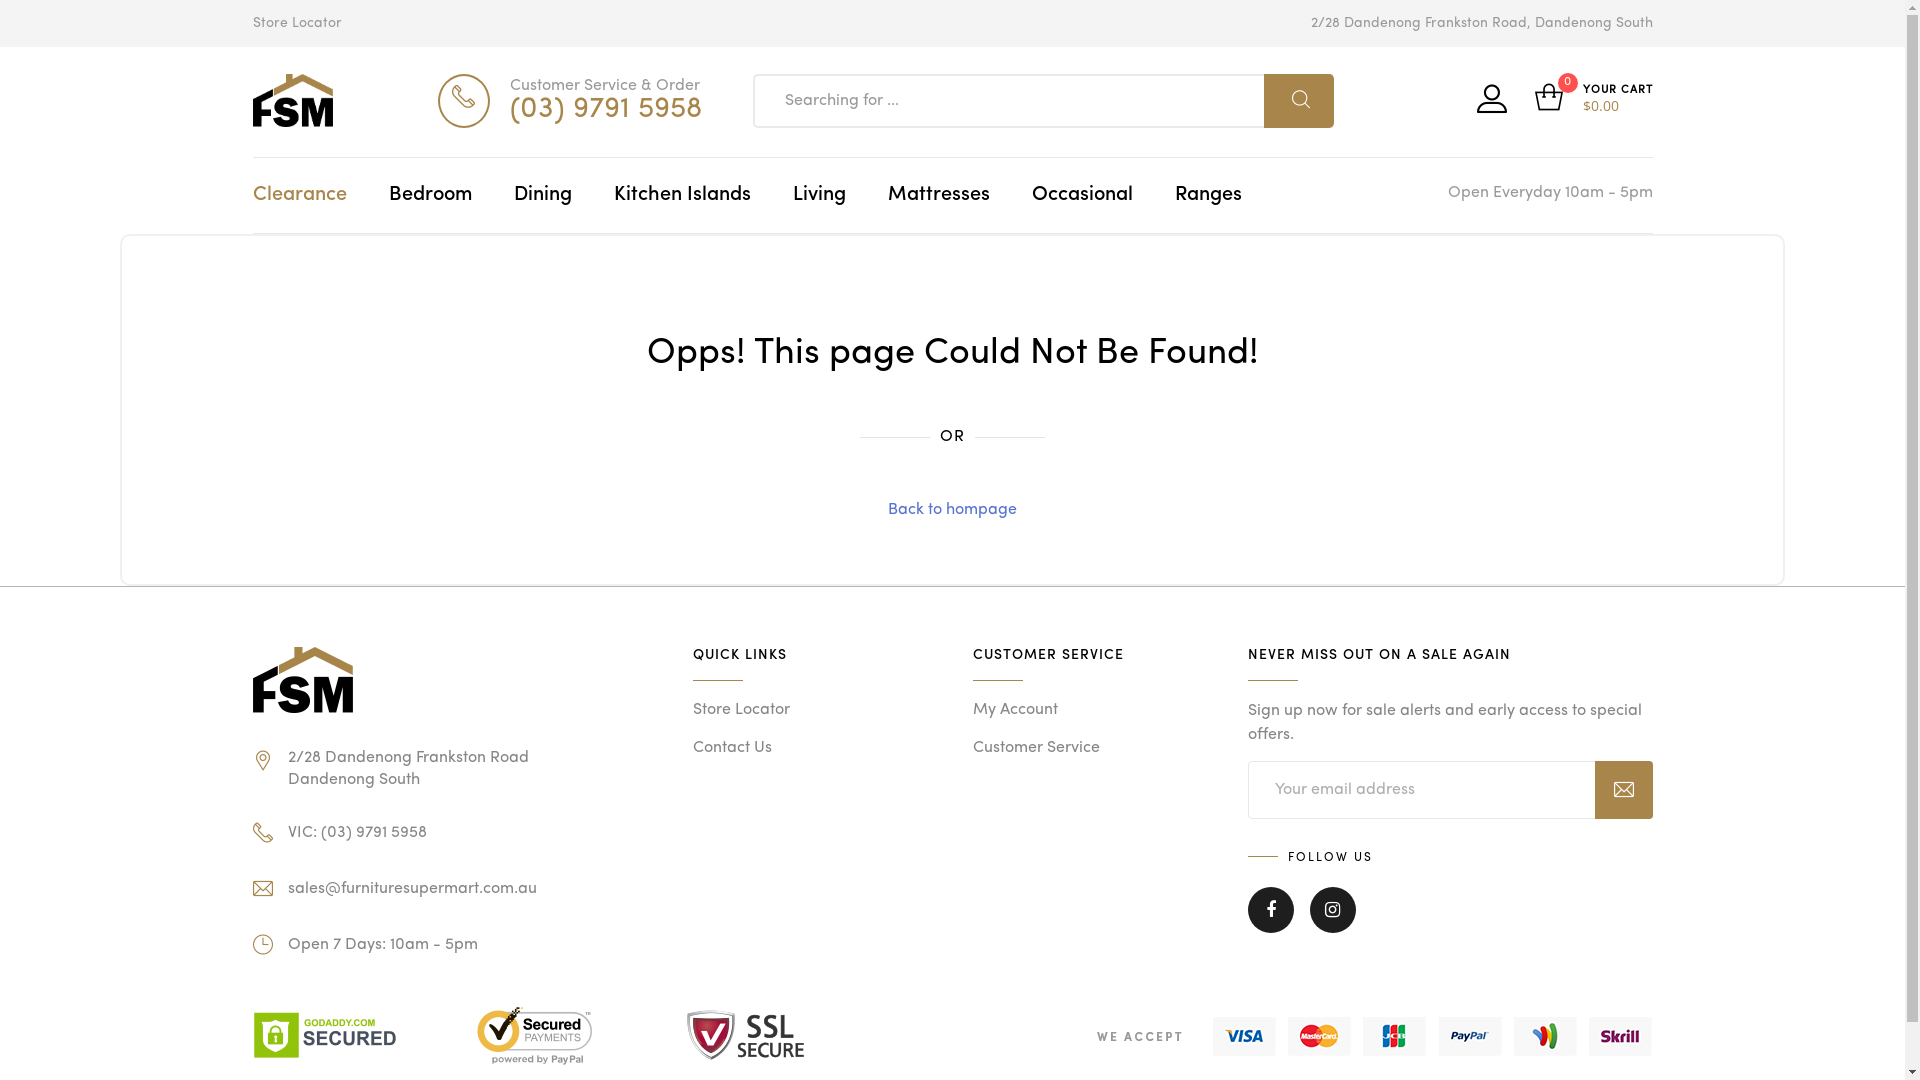  What do you see at coordinates (1035, 748) in the screenshot?
I see `'Customer Service'` at bounding box center [1035, 748].